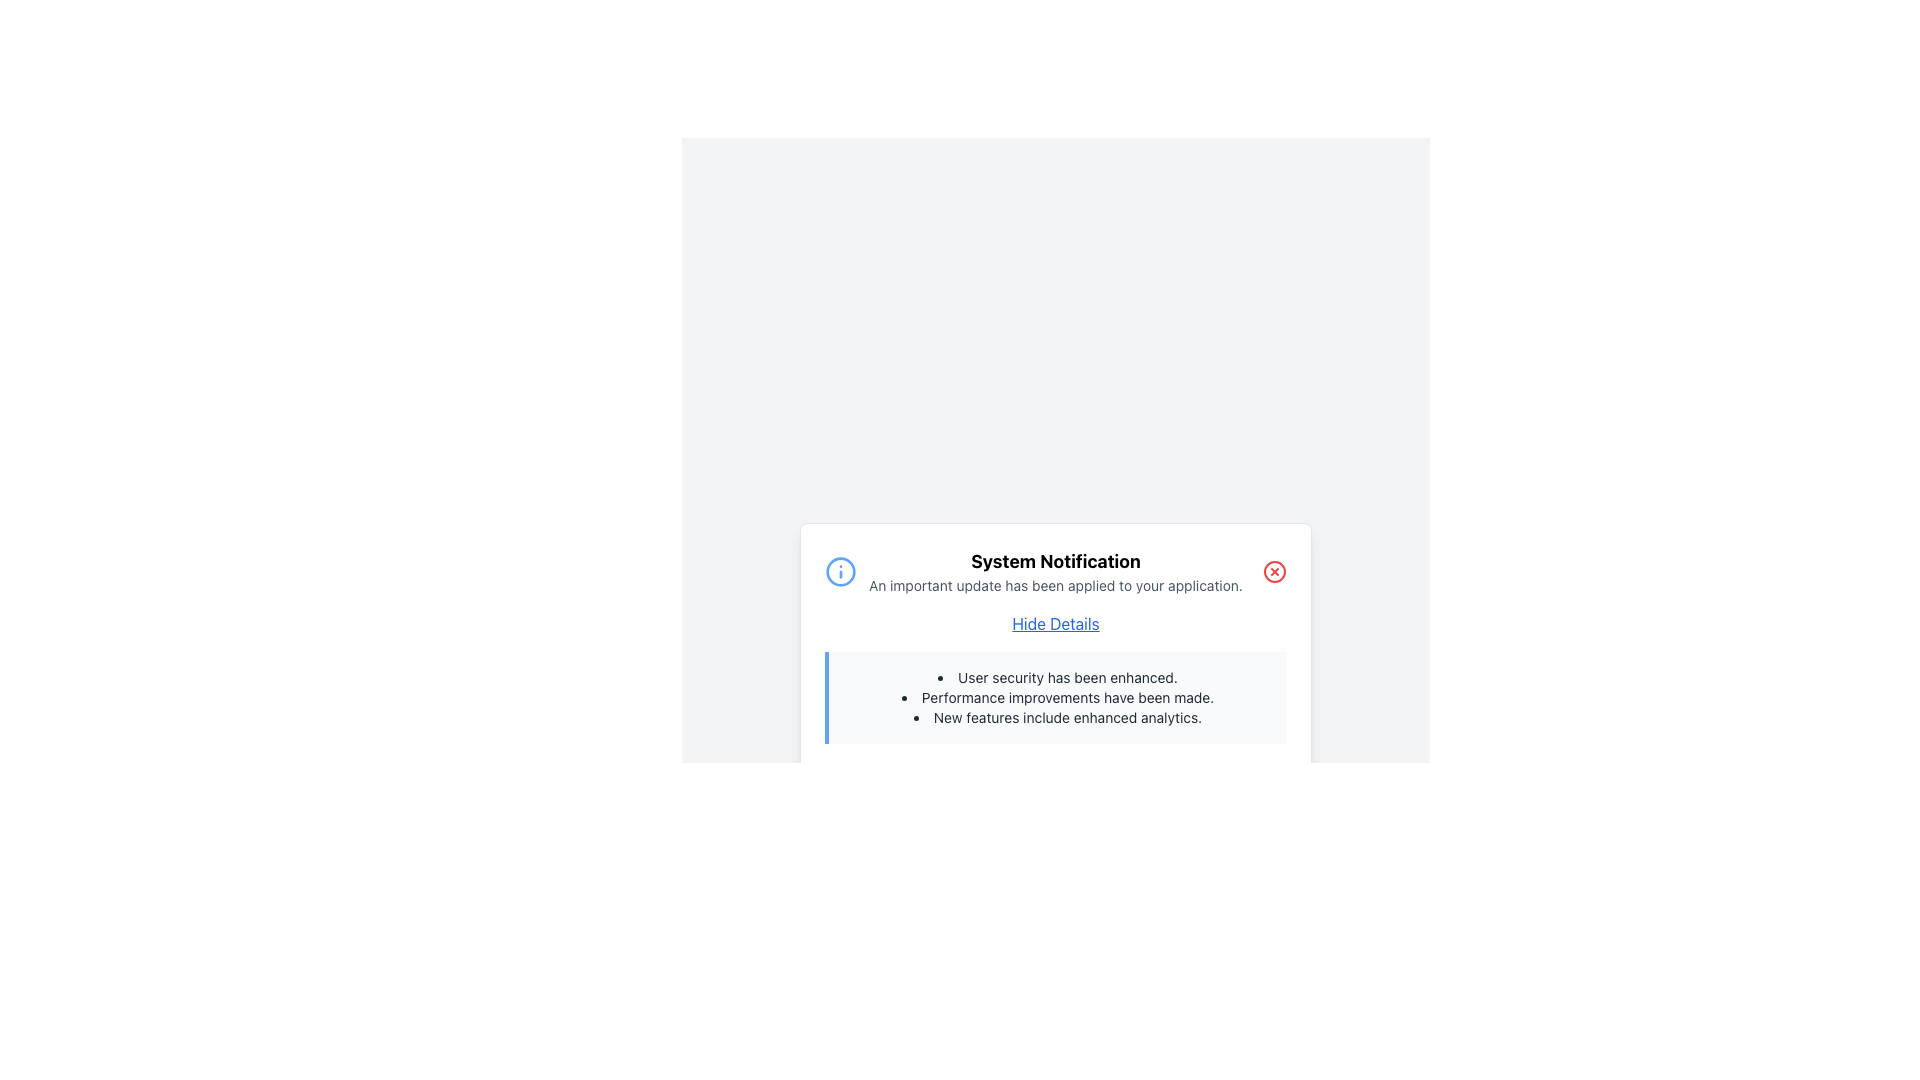 The height and width of the screenshot is (1080, 1920). Describe the element at coordinates (1055, 571) in the screenshot. I see `text from the Textual Content Block that displays 'System Notification' and 'An important update has been applied to your application.'` at that location.